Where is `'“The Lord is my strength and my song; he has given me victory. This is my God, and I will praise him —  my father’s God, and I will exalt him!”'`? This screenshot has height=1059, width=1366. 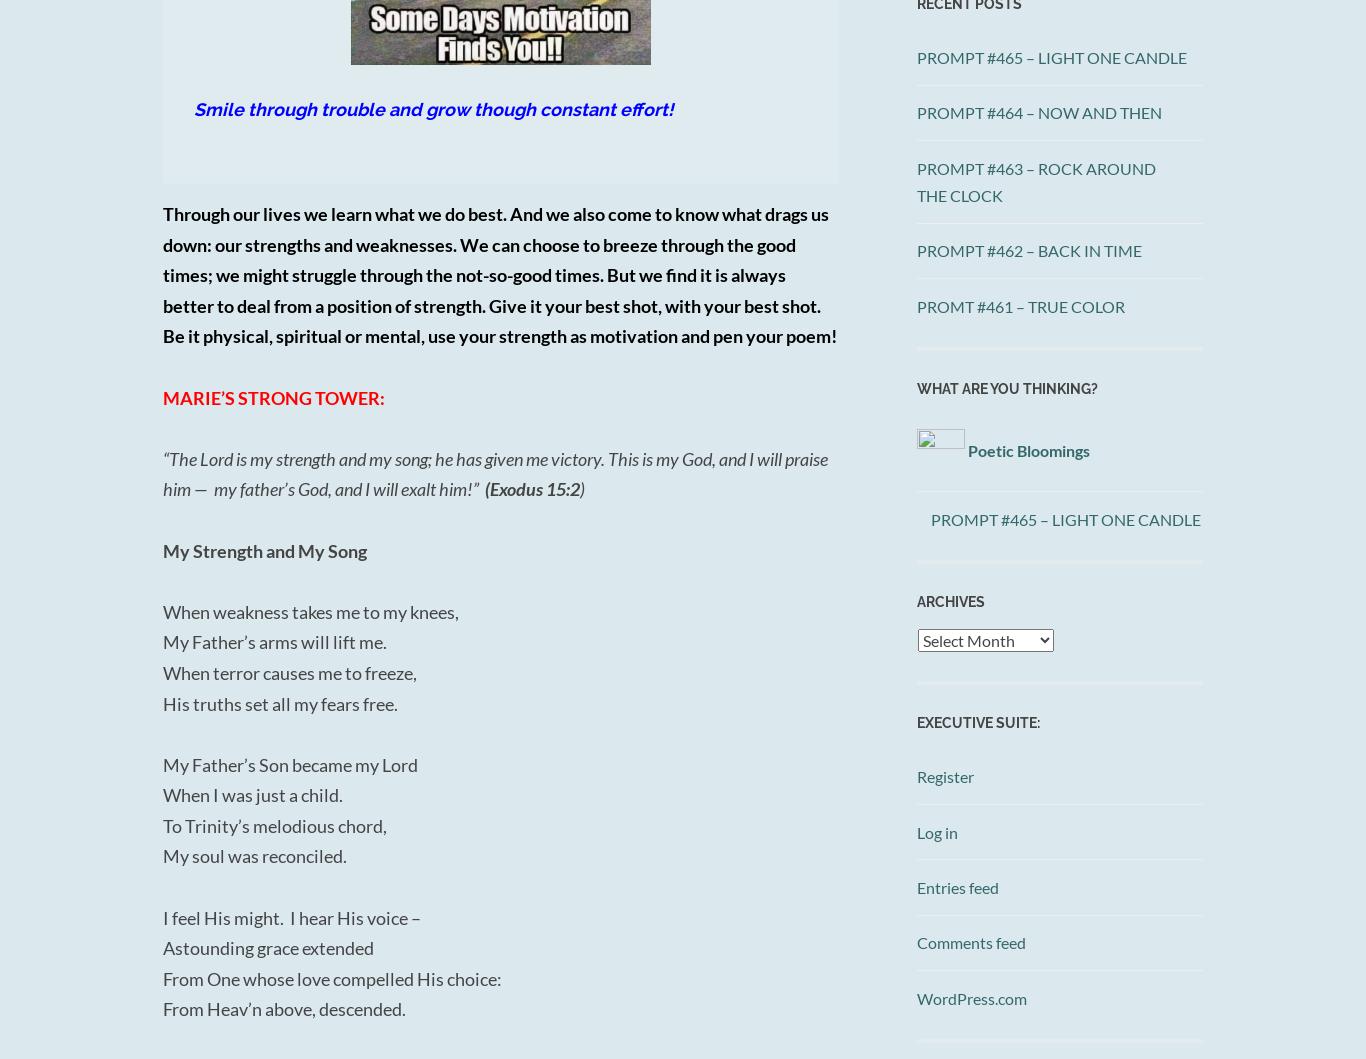 '“The Lord is my strength and my song; he has given me victory. This is my God, and I will praise him —  my father’s God, and I will exalt him!”' is located at coordinates (161, 473).